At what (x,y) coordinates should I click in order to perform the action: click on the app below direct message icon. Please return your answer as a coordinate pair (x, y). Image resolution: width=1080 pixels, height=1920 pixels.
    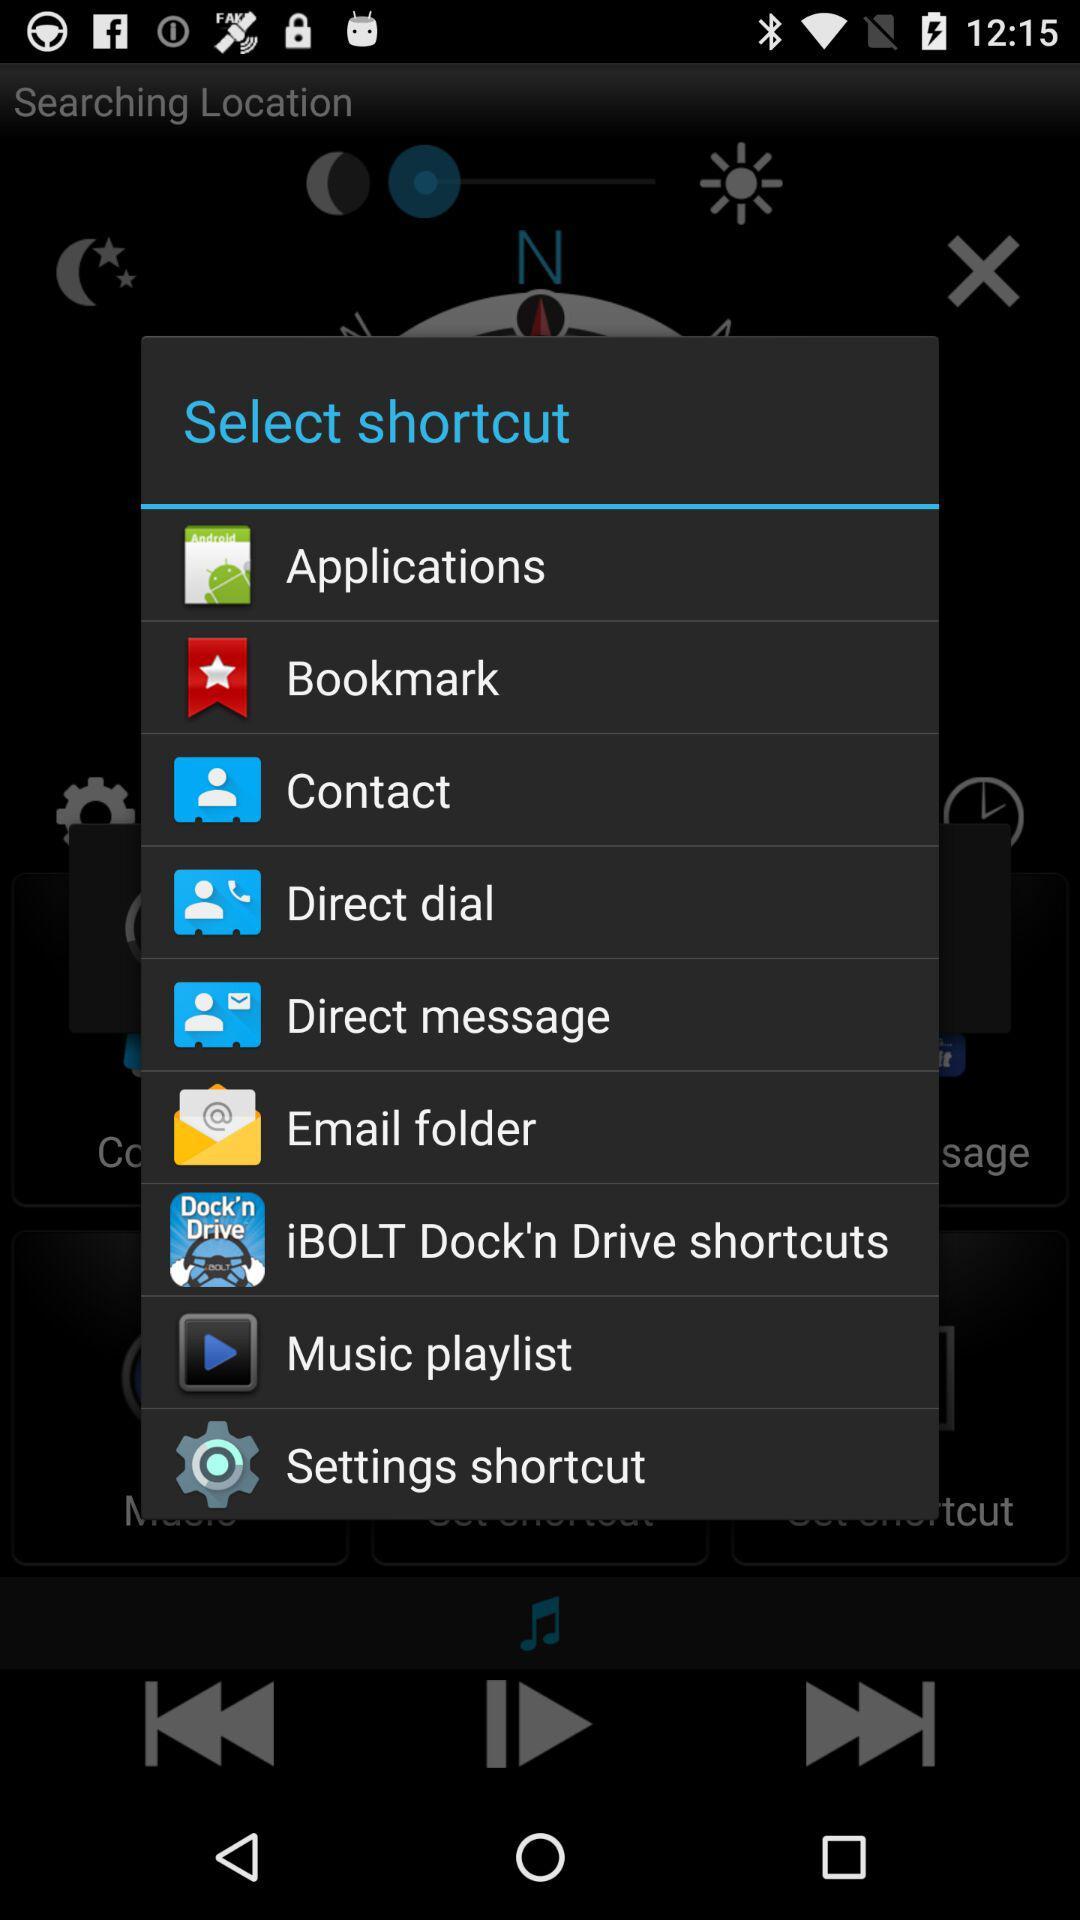
    Looking at the image, I should click on (540, 1127).